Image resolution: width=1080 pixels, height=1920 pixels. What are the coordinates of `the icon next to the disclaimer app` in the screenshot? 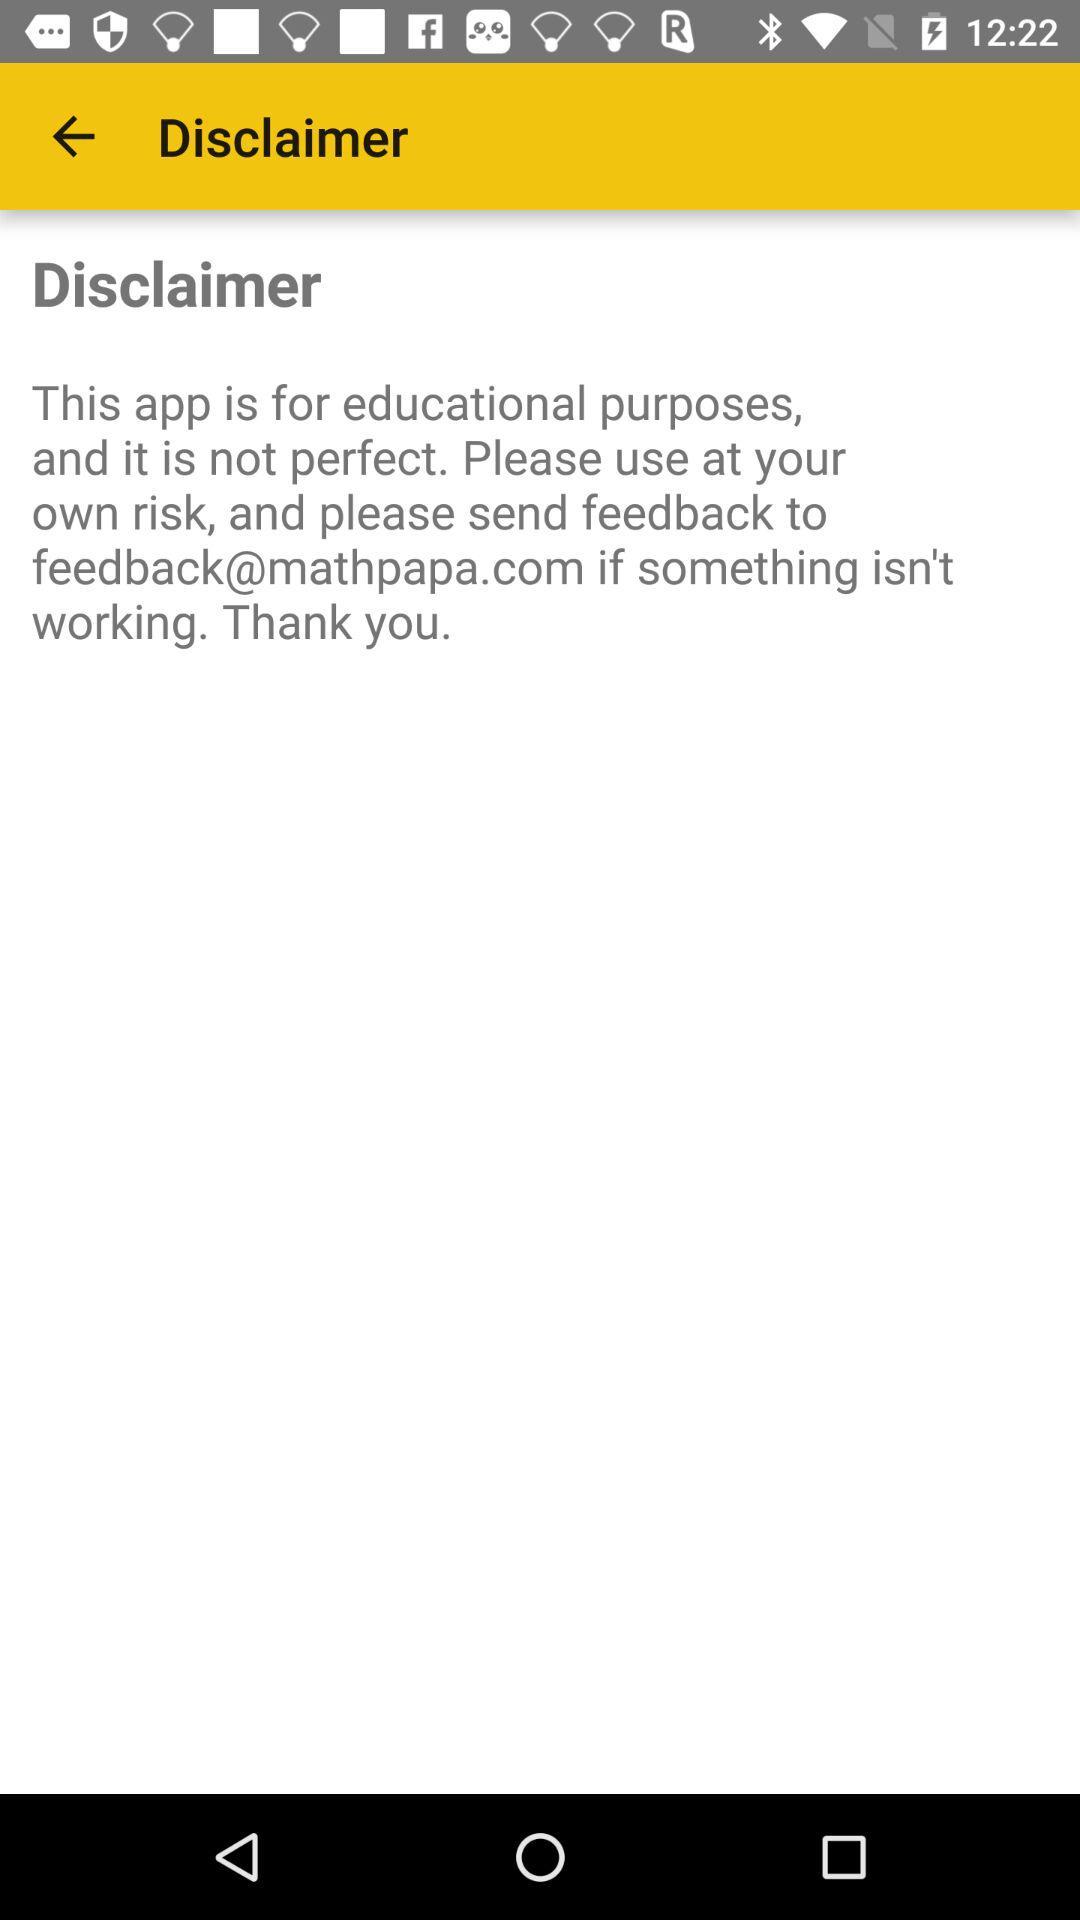 It's located at (72, 135).